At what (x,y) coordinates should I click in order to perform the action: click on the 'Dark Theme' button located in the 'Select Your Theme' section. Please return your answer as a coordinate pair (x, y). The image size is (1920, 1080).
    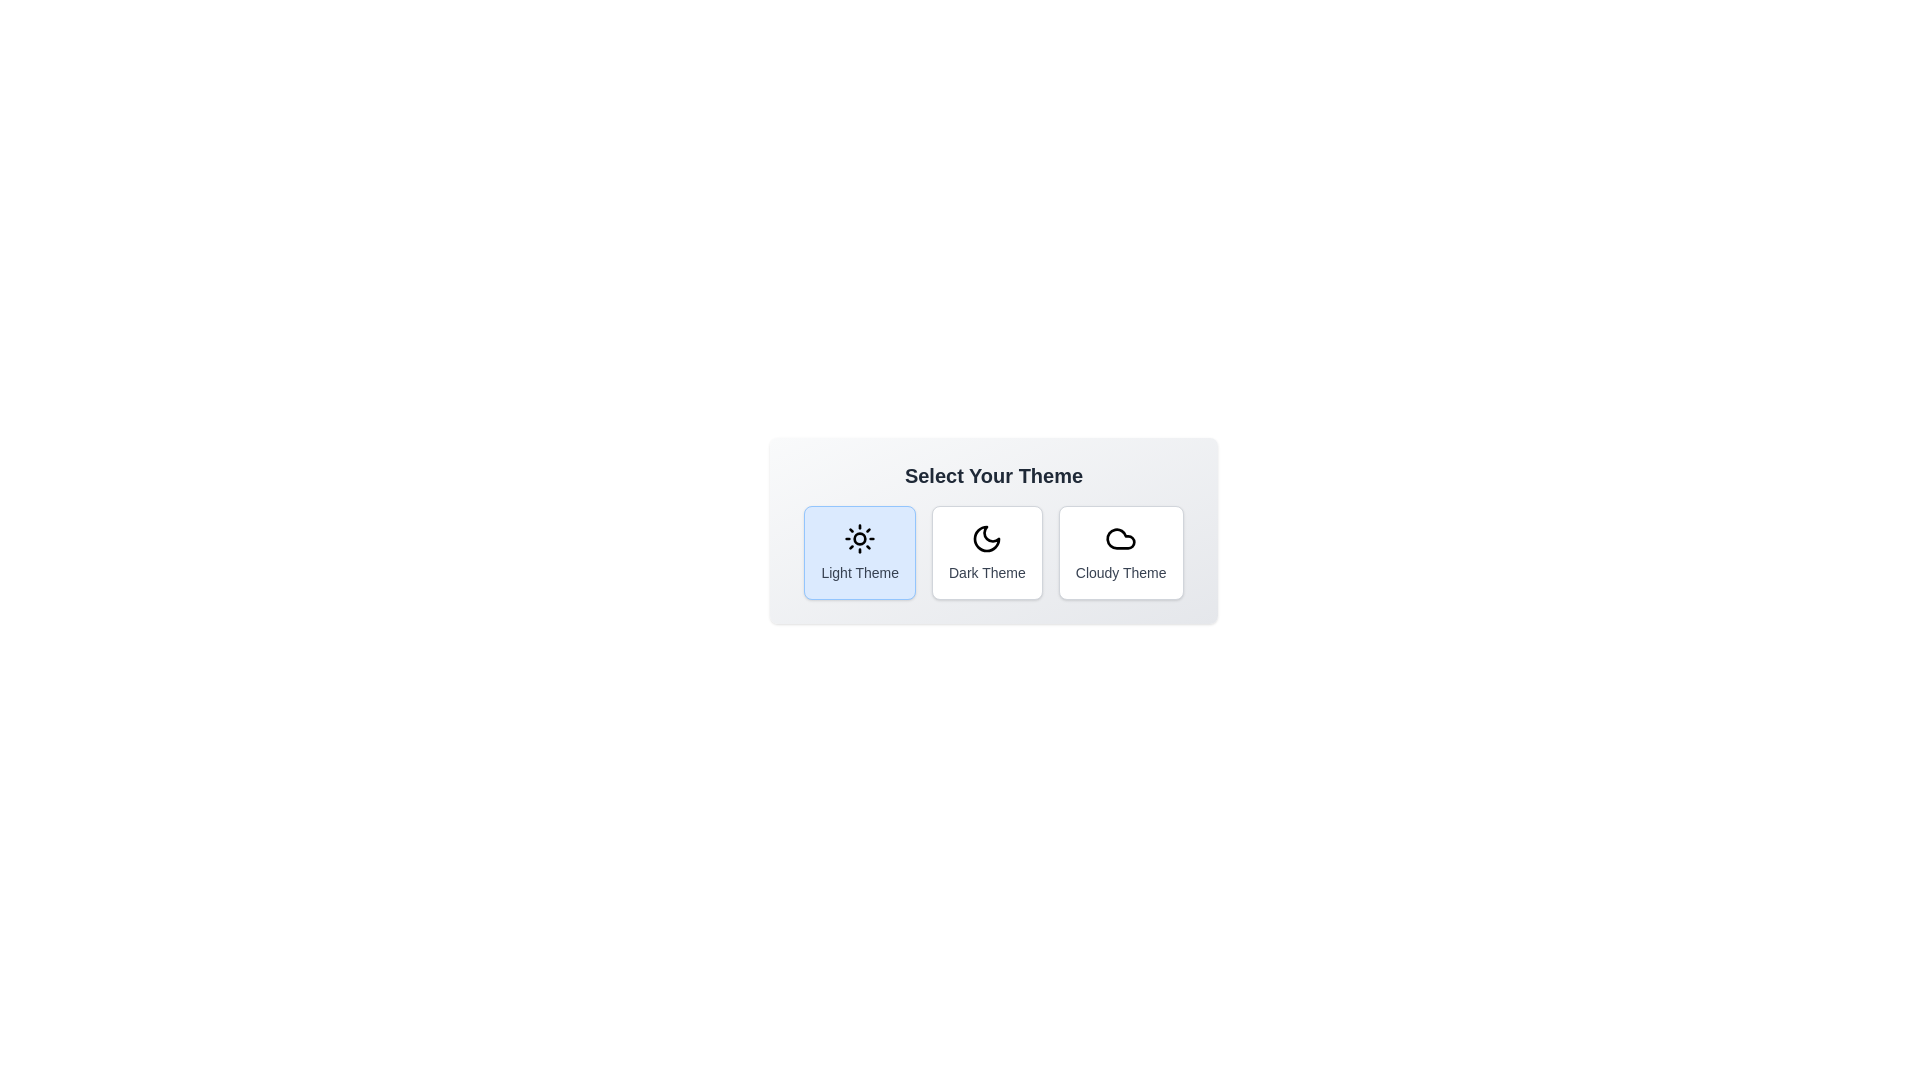
    Looking at the image, I should click on (993, 552).